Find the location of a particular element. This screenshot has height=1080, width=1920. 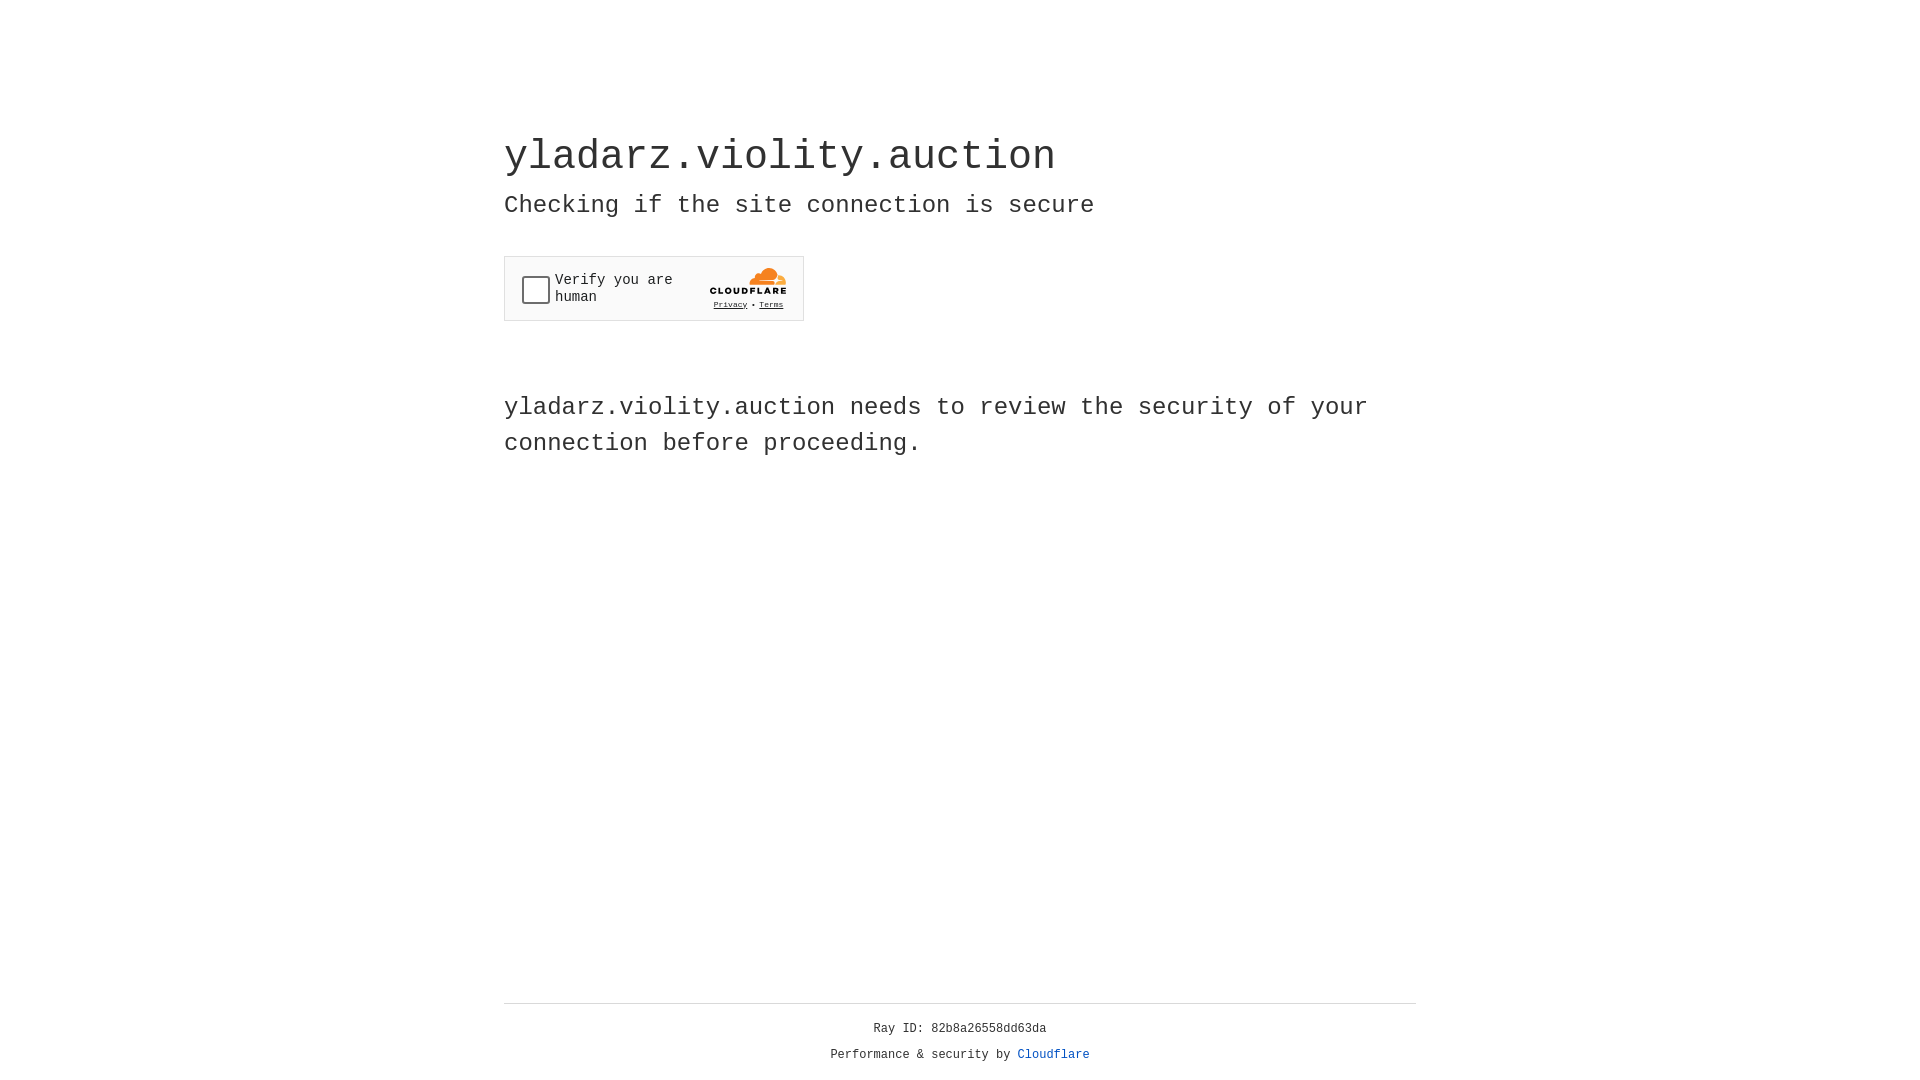

'Cloudflare' is located at coordinates (1053, 1054).